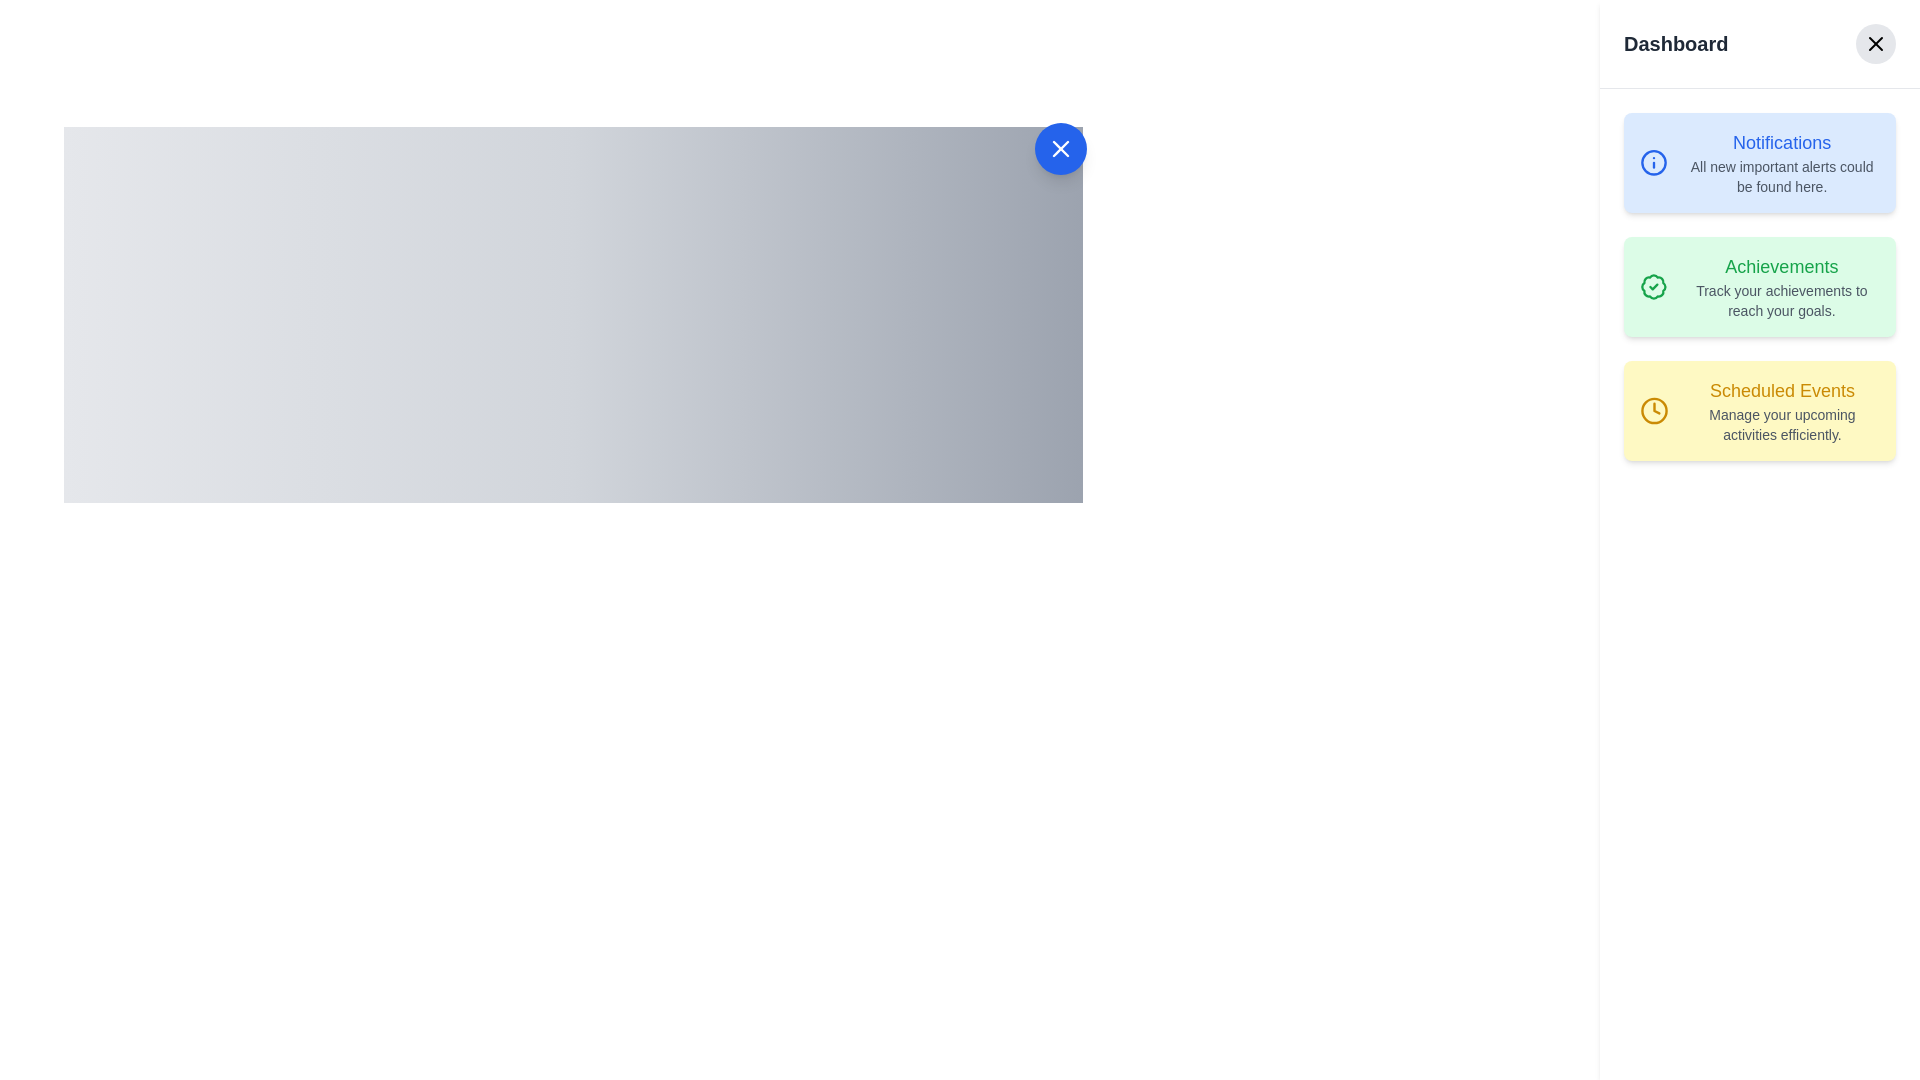 The width and height of the screenshot is (1920, 1080). I want to click on the close button located in the top-right corner of the header area of the dashboard, which is styled as a graphical SVG element, so click(1875, 43).